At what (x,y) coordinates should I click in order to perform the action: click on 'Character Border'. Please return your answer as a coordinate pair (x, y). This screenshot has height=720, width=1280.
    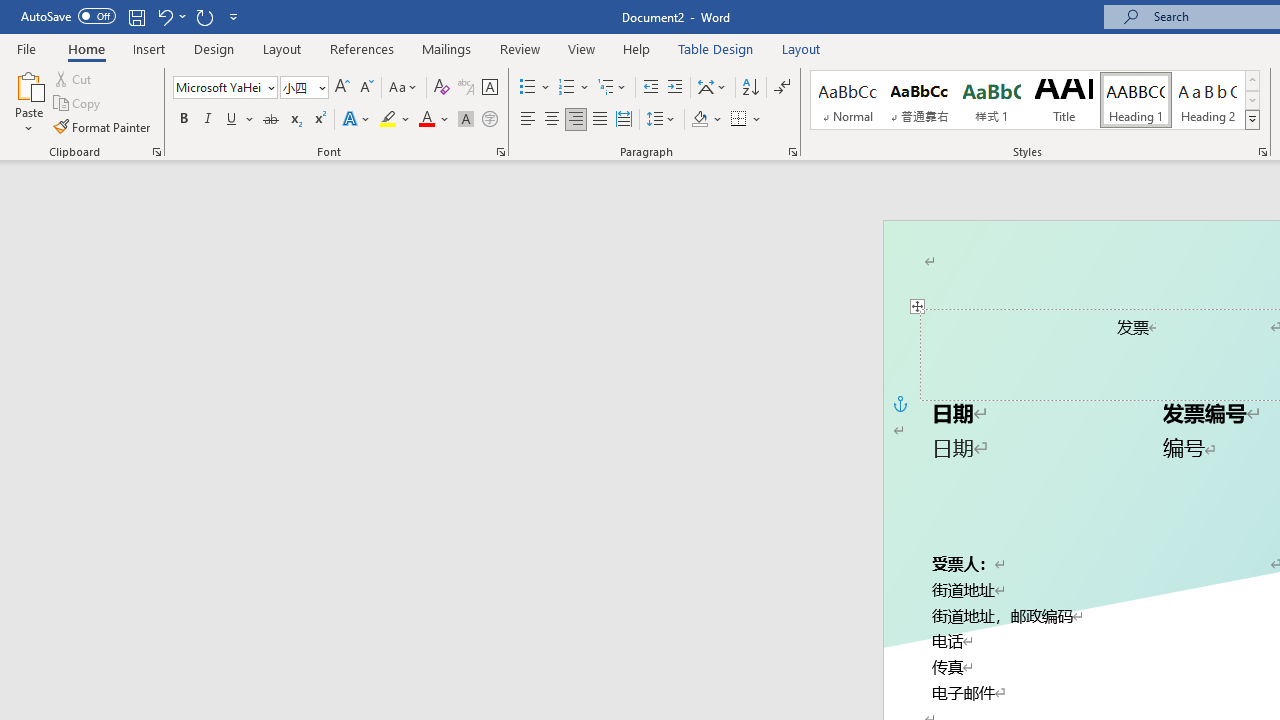
    Looking at the image, I should click on (489, 86).